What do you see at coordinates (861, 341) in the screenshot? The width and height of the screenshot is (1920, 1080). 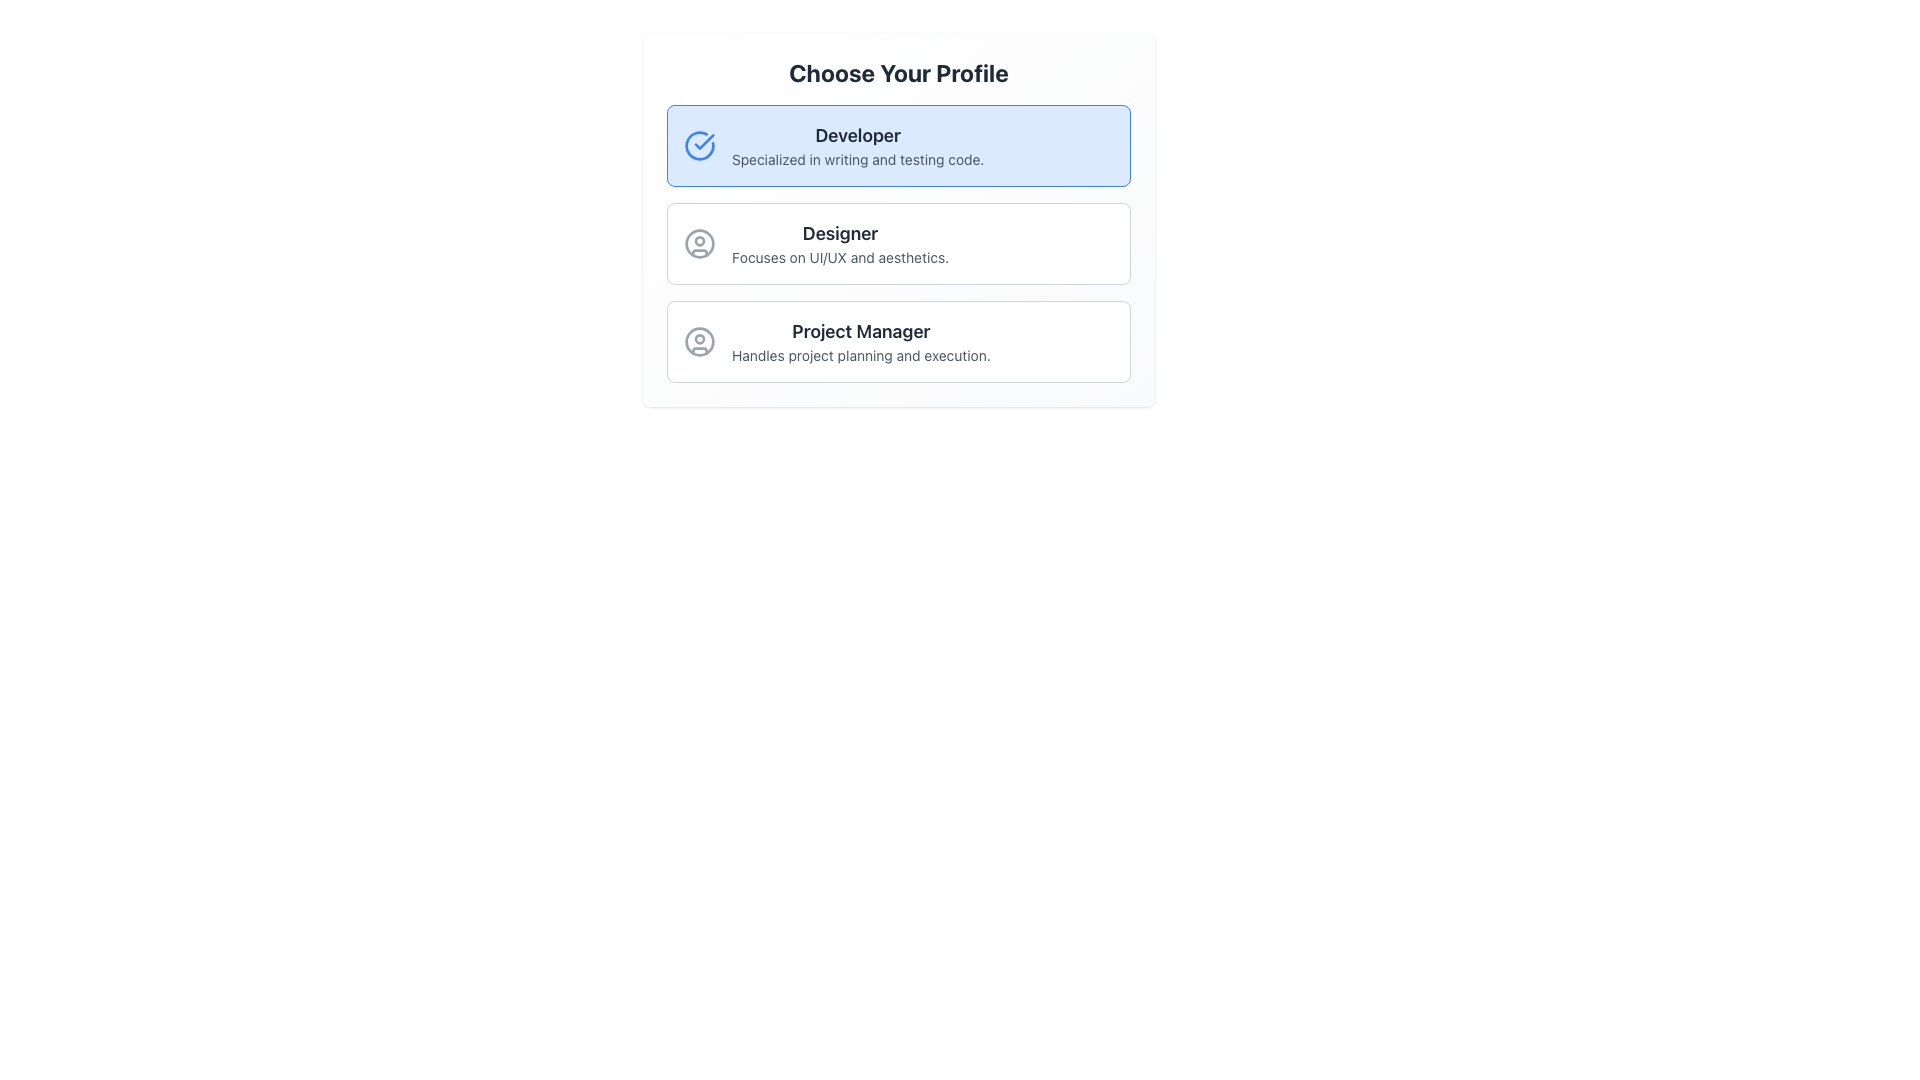 I see `the 'Project Manager' label with descriptive text` at bounding box center [861, 341].